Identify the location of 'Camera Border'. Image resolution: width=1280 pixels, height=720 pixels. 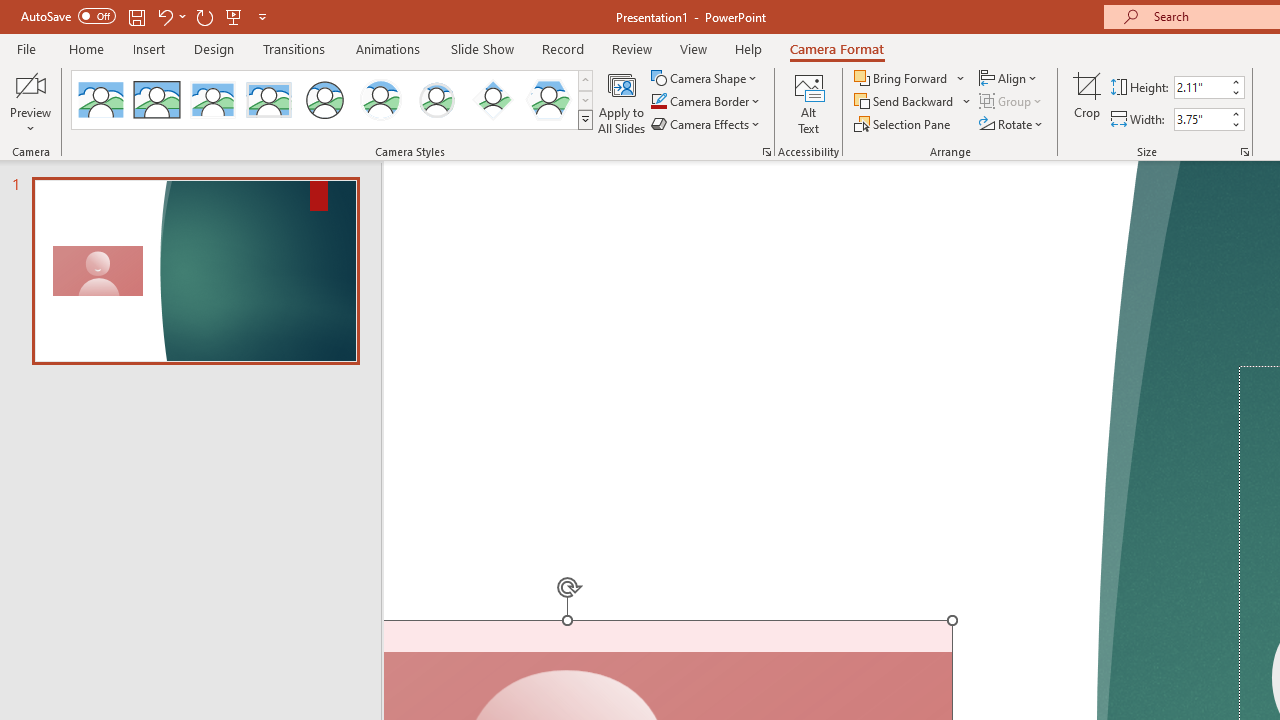
(706, 101).